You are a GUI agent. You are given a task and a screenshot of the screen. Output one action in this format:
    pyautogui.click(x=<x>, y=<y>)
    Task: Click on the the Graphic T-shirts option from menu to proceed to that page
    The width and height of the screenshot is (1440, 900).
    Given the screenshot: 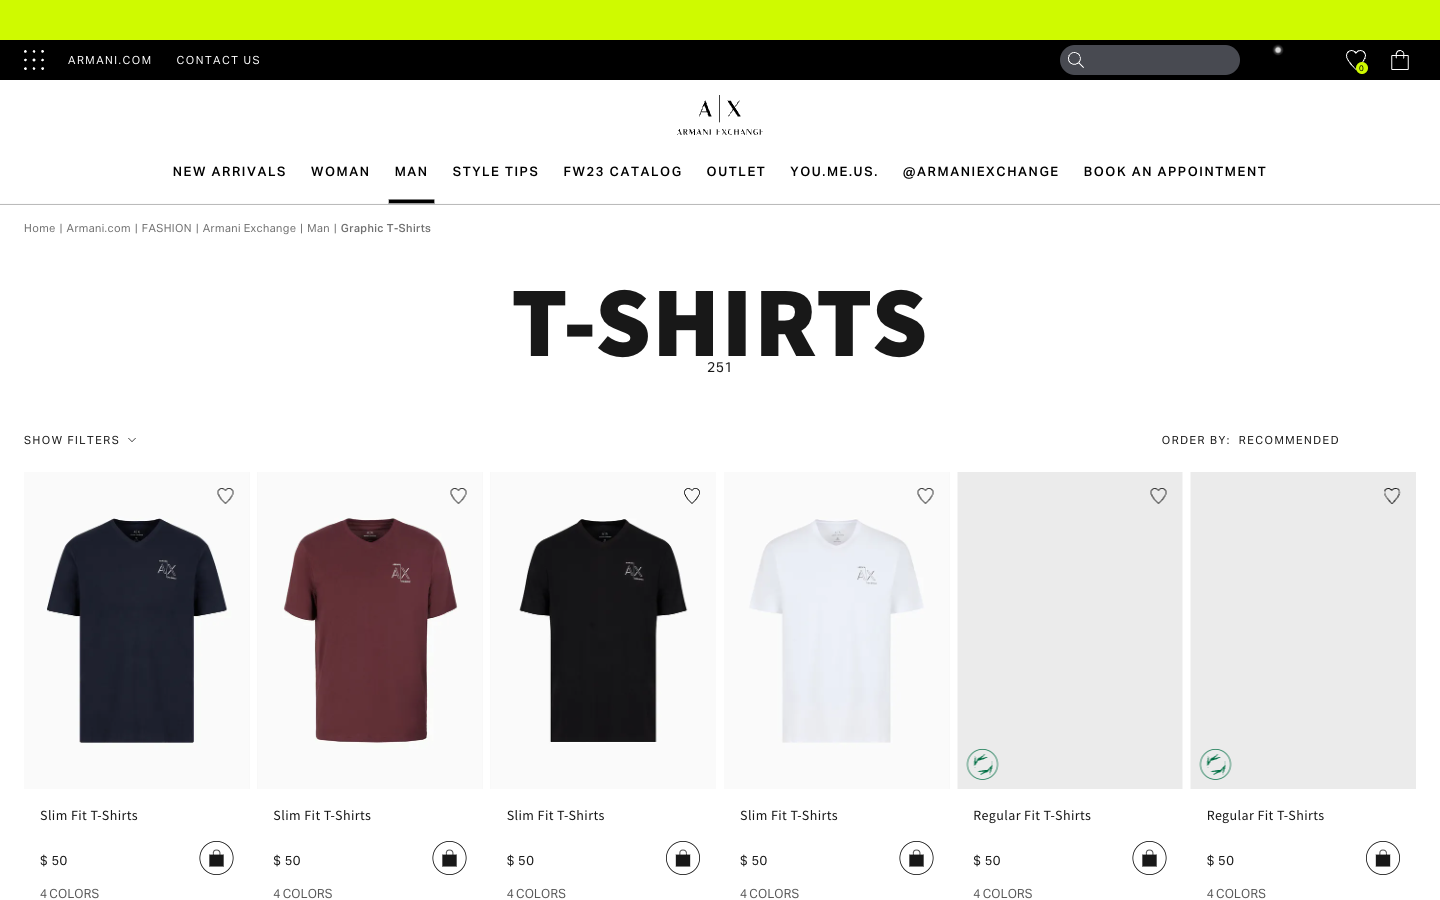 What is the action you would take?
    pyautogui.click(x=385, y=226)
    